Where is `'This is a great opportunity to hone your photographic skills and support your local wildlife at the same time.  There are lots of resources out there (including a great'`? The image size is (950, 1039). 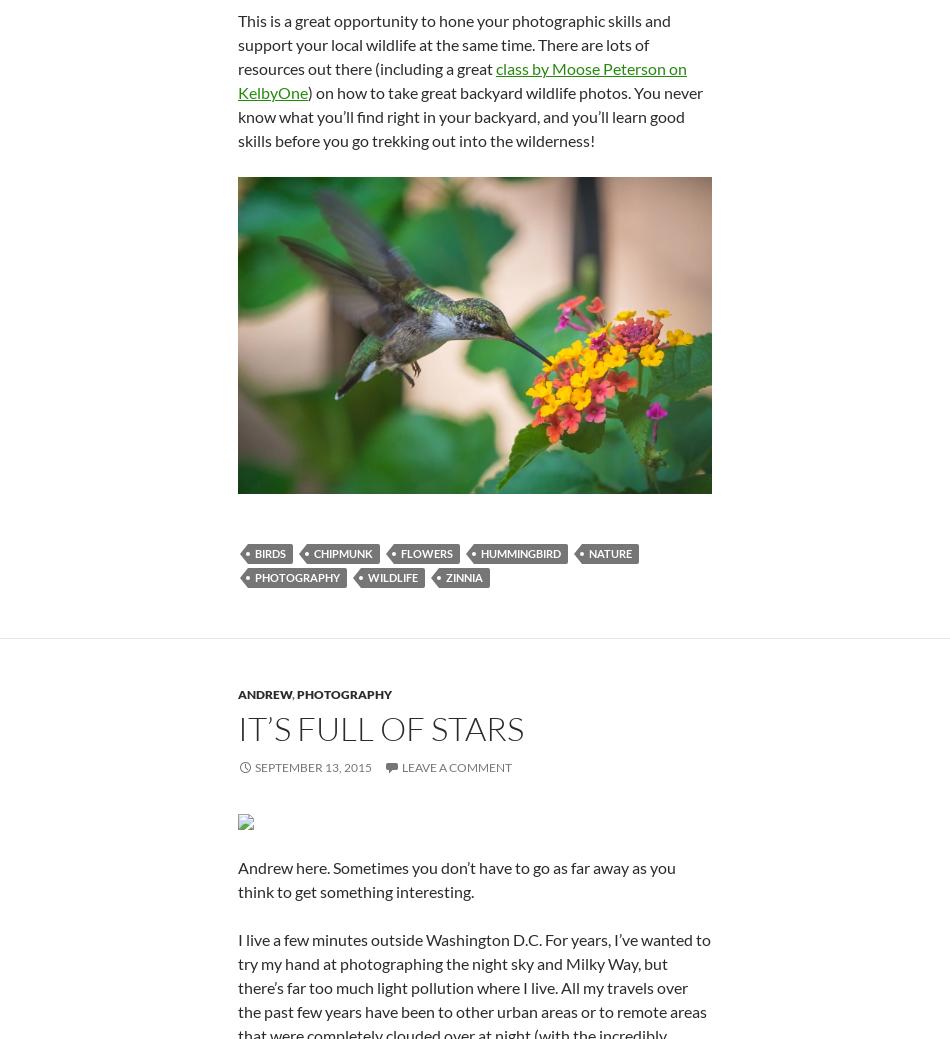
'This is a great opportunity to hone your photographic skills and support your local wildlife at the same time.  There are lots of resources out there (including a great' is located at coordinates (453, 43).